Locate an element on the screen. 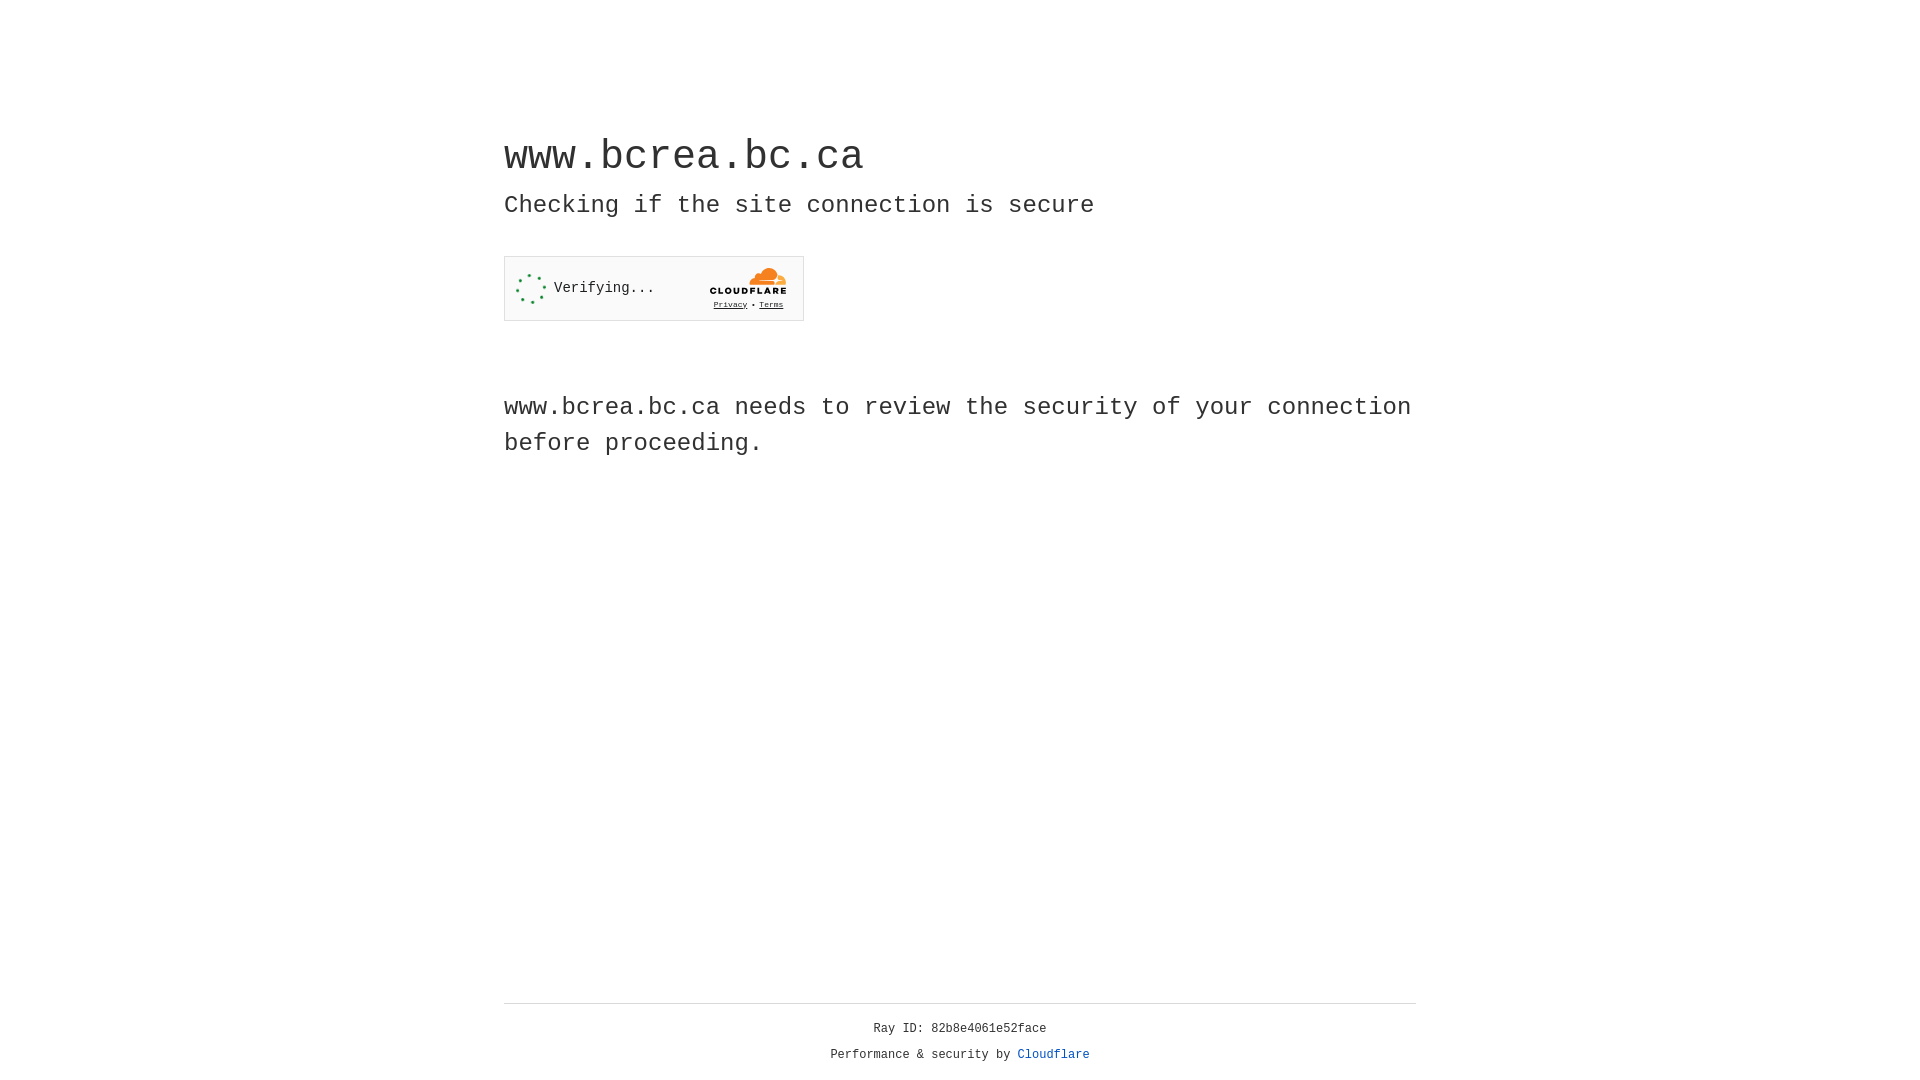 The image size is (1920, 1080). 'Widget containing a Cloudflare security challenge' is located at coordinates (653, 288).